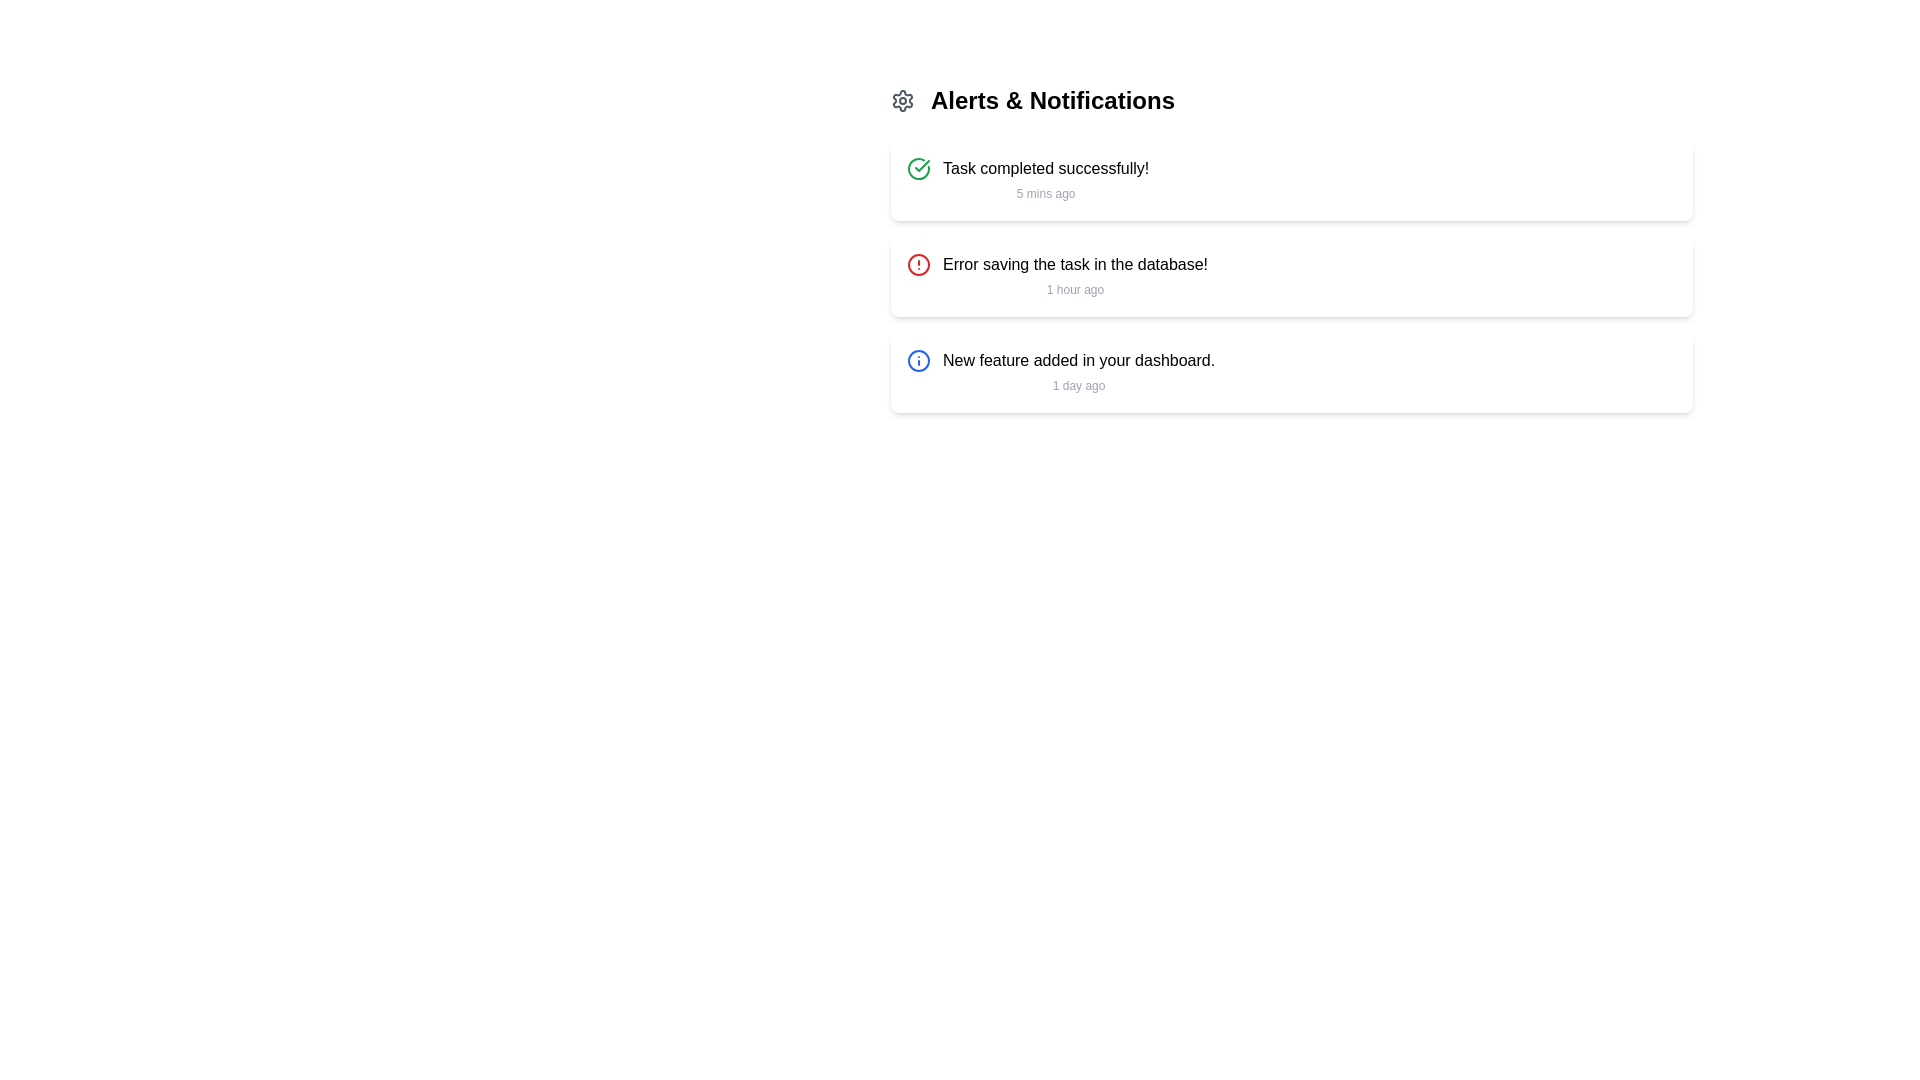  What do you see at coordinates (1291, 277) in the screenshot?
I see `the second notification block in the 'Alerts & Notifications' section` at bounding box center [1291, 277].